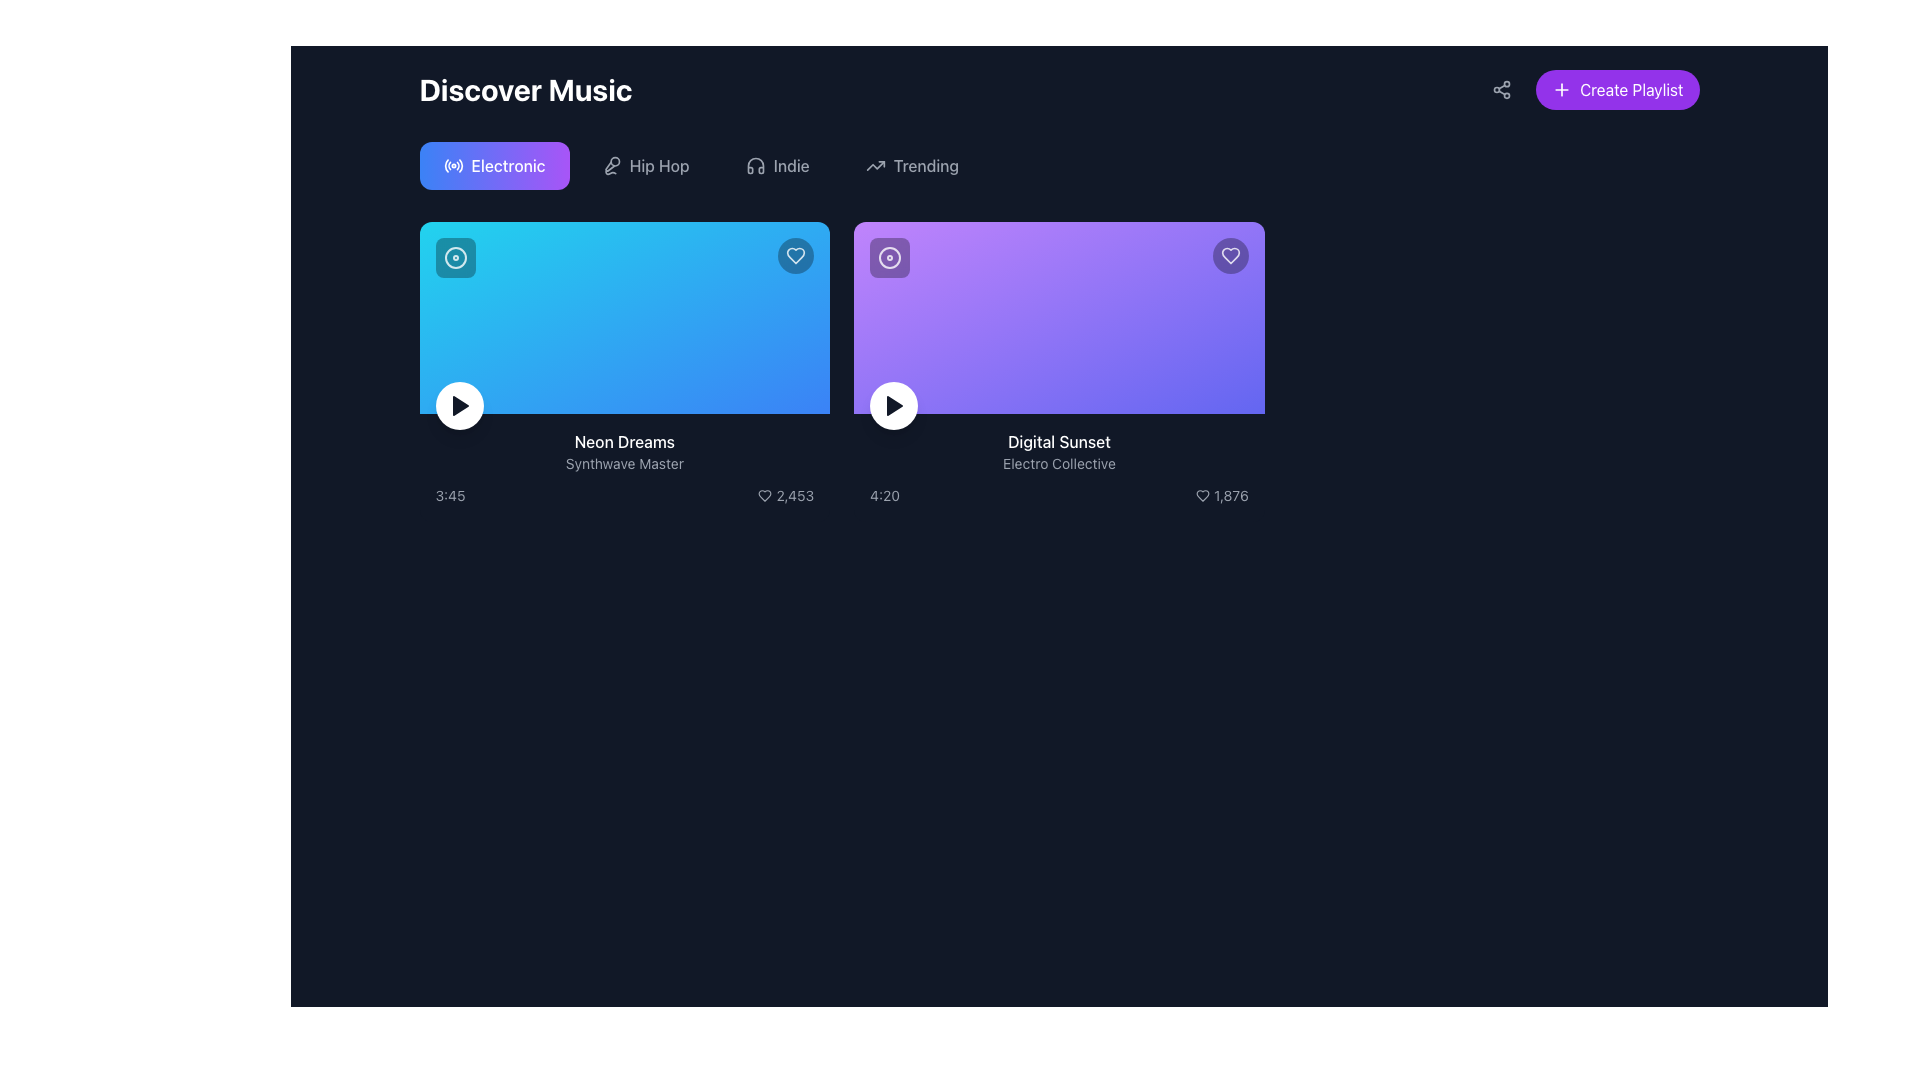 This screenshot has height=1080, width=1920. I want to click on the outer circle of the icon located in the top left corner of the 'Digital Sunset' multimedia card on the right side of the interface, so click(889, 257).